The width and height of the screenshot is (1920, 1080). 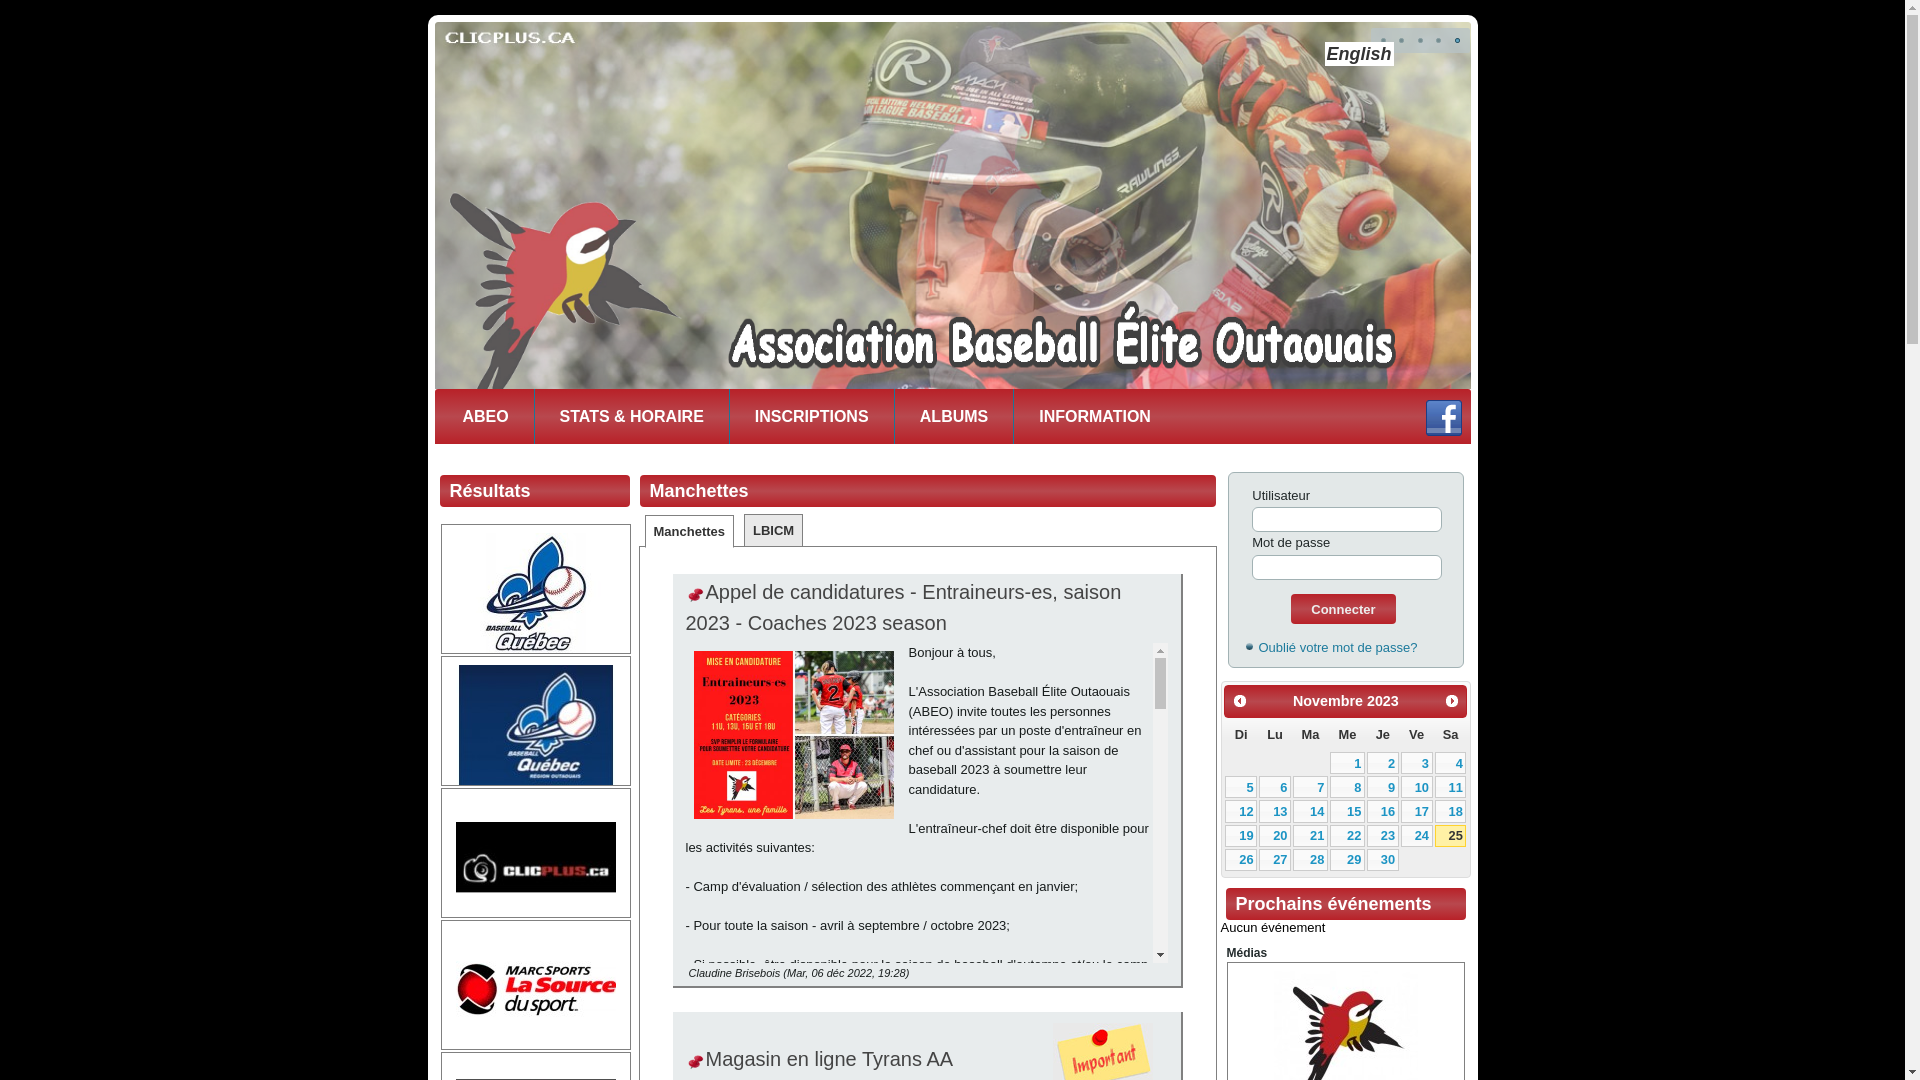 I want to click on '17', so click(x=1415, y=810).